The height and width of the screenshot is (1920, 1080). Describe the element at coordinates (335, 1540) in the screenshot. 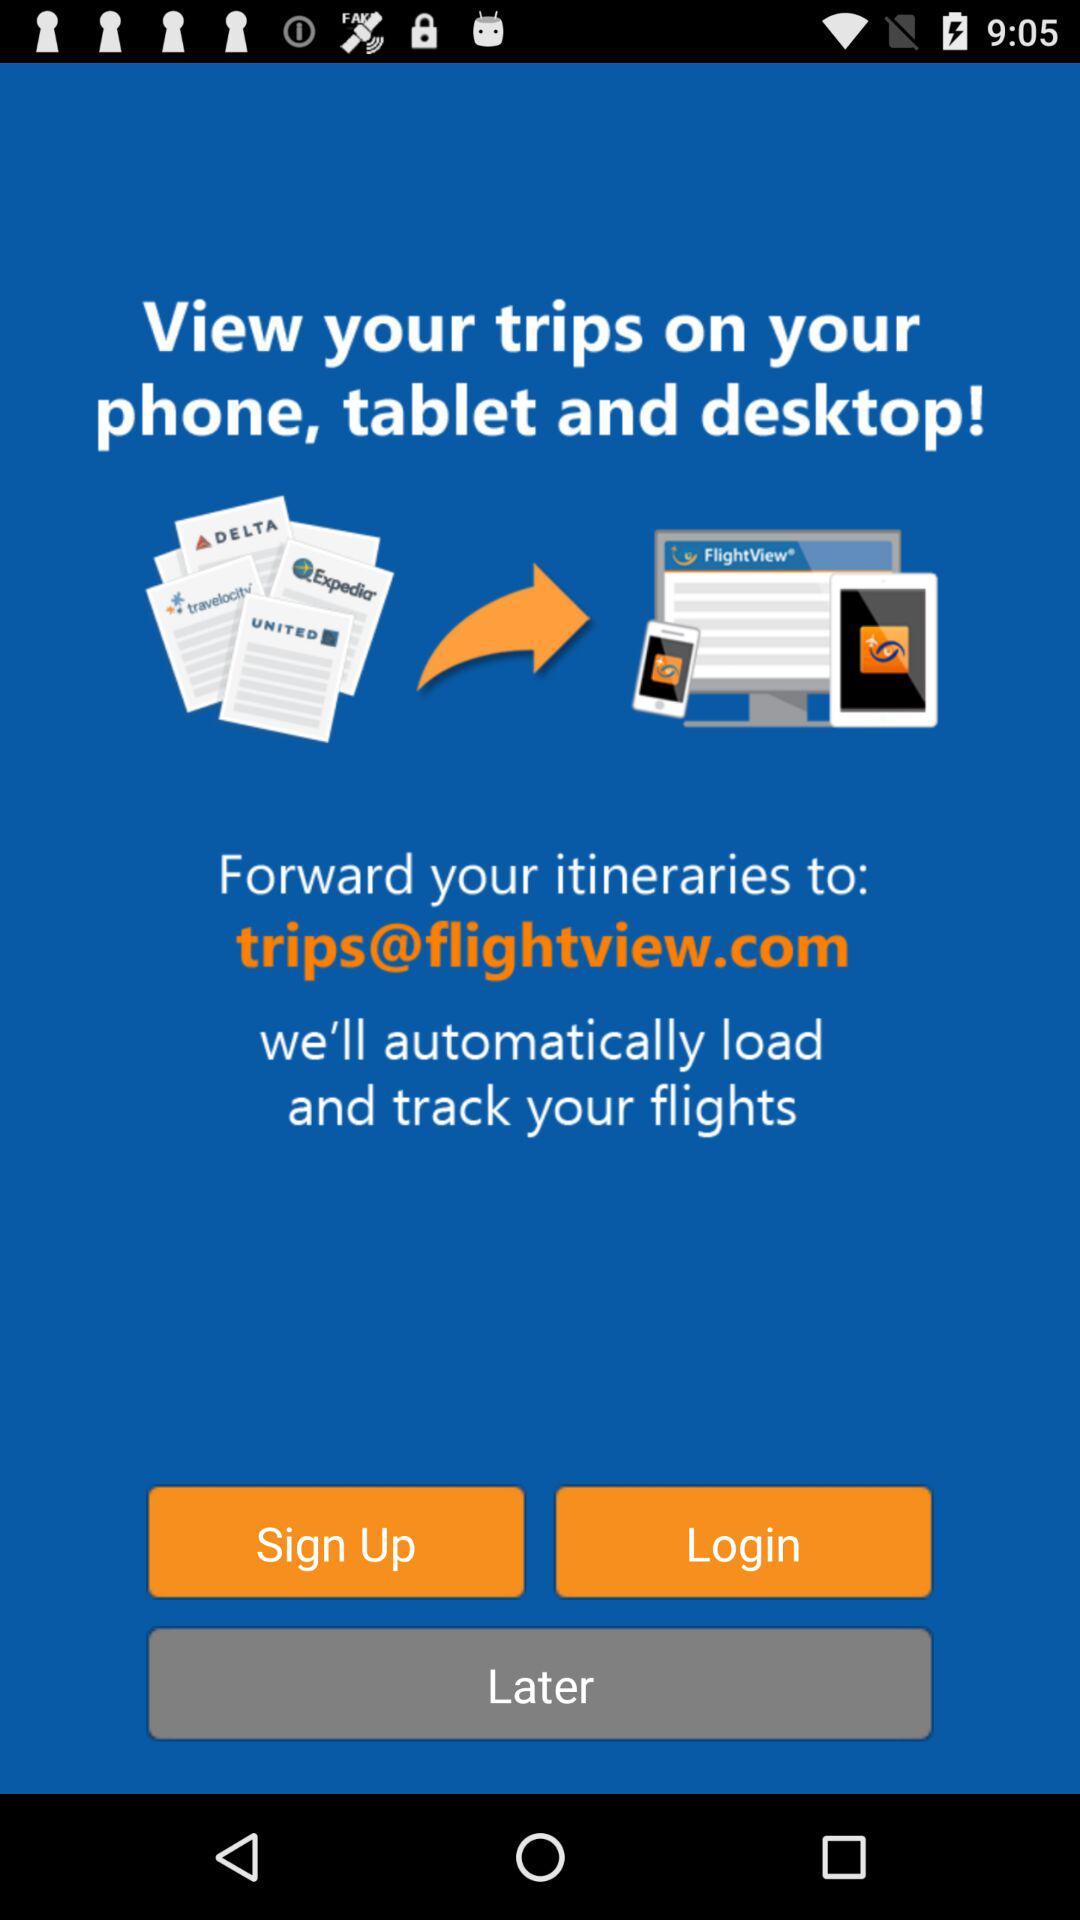

I see `the button at the bottom left corner` at that location.